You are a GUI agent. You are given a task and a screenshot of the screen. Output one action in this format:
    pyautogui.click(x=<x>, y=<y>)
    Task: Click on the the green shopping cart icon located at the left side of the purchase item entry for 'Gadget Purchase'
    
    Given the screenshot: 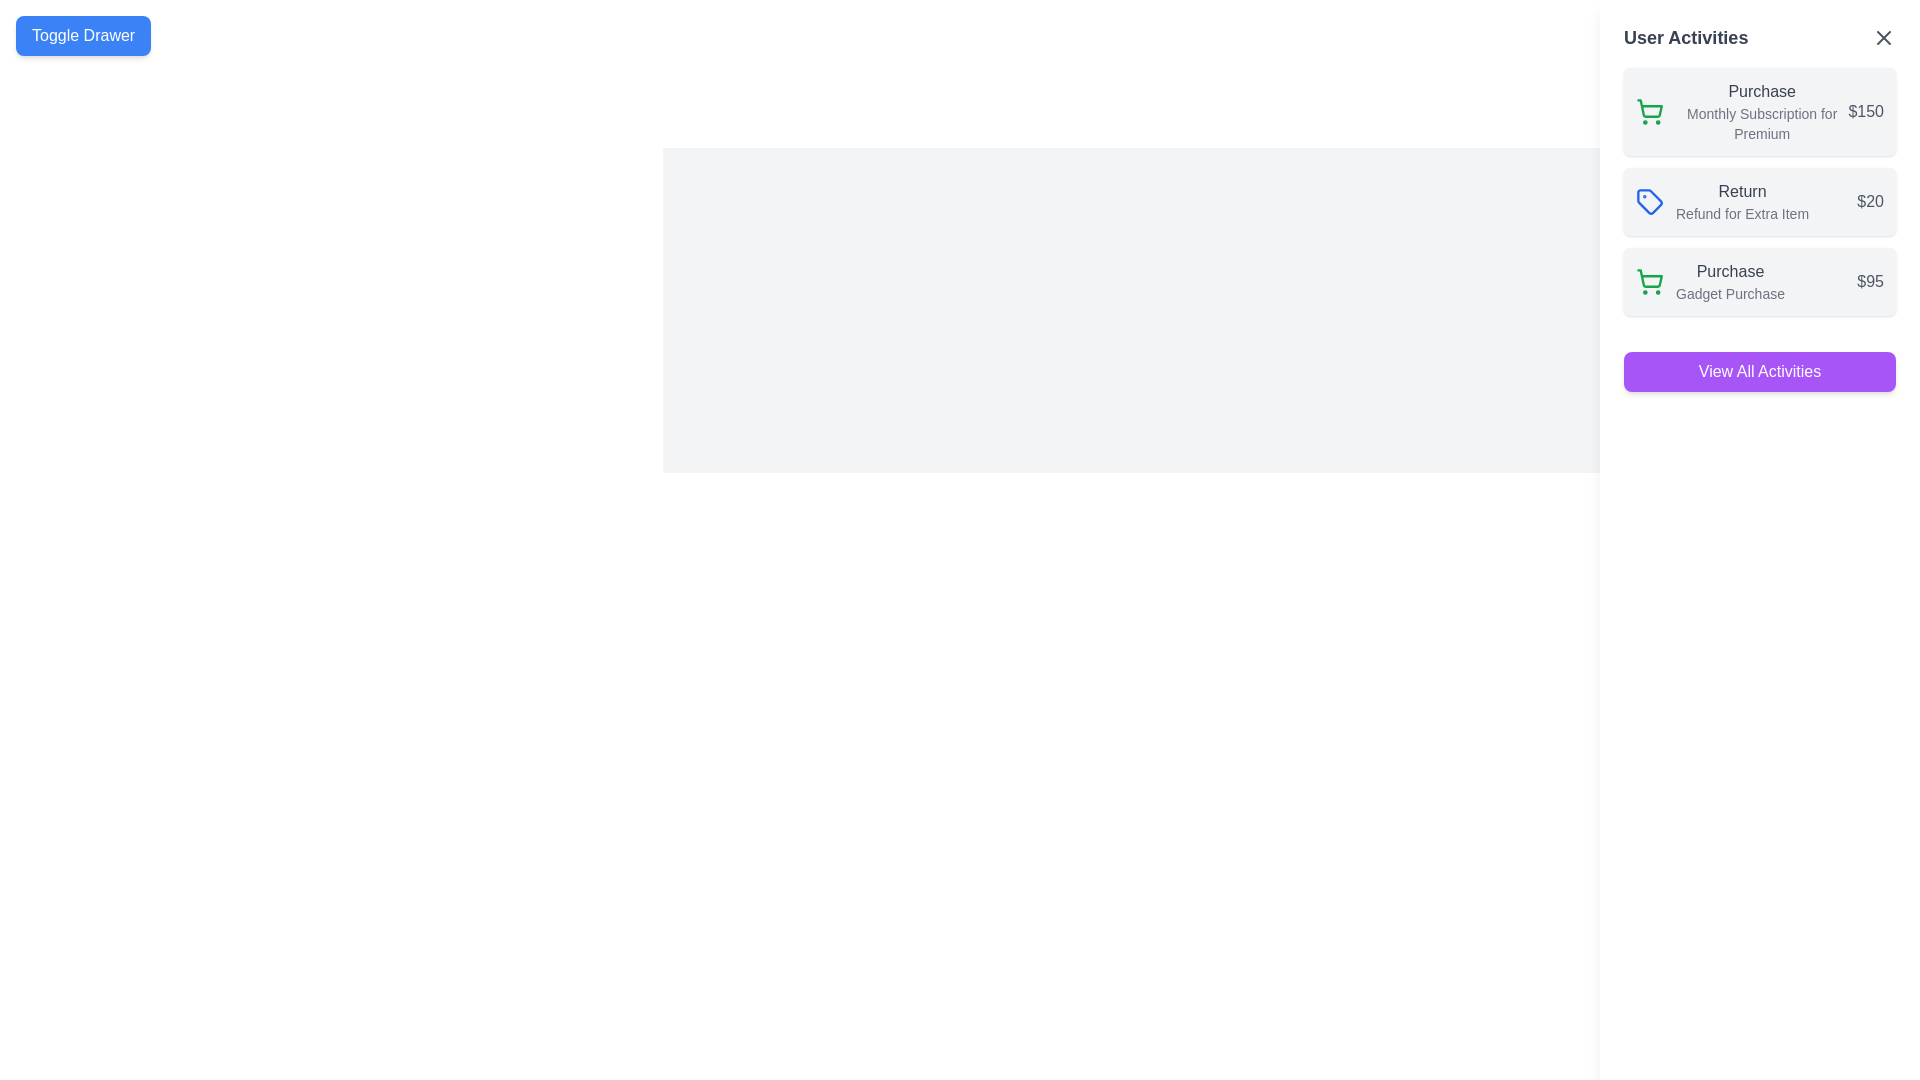 What is the action you would take?
    pyautogui.click(x=1650, y=281)
    